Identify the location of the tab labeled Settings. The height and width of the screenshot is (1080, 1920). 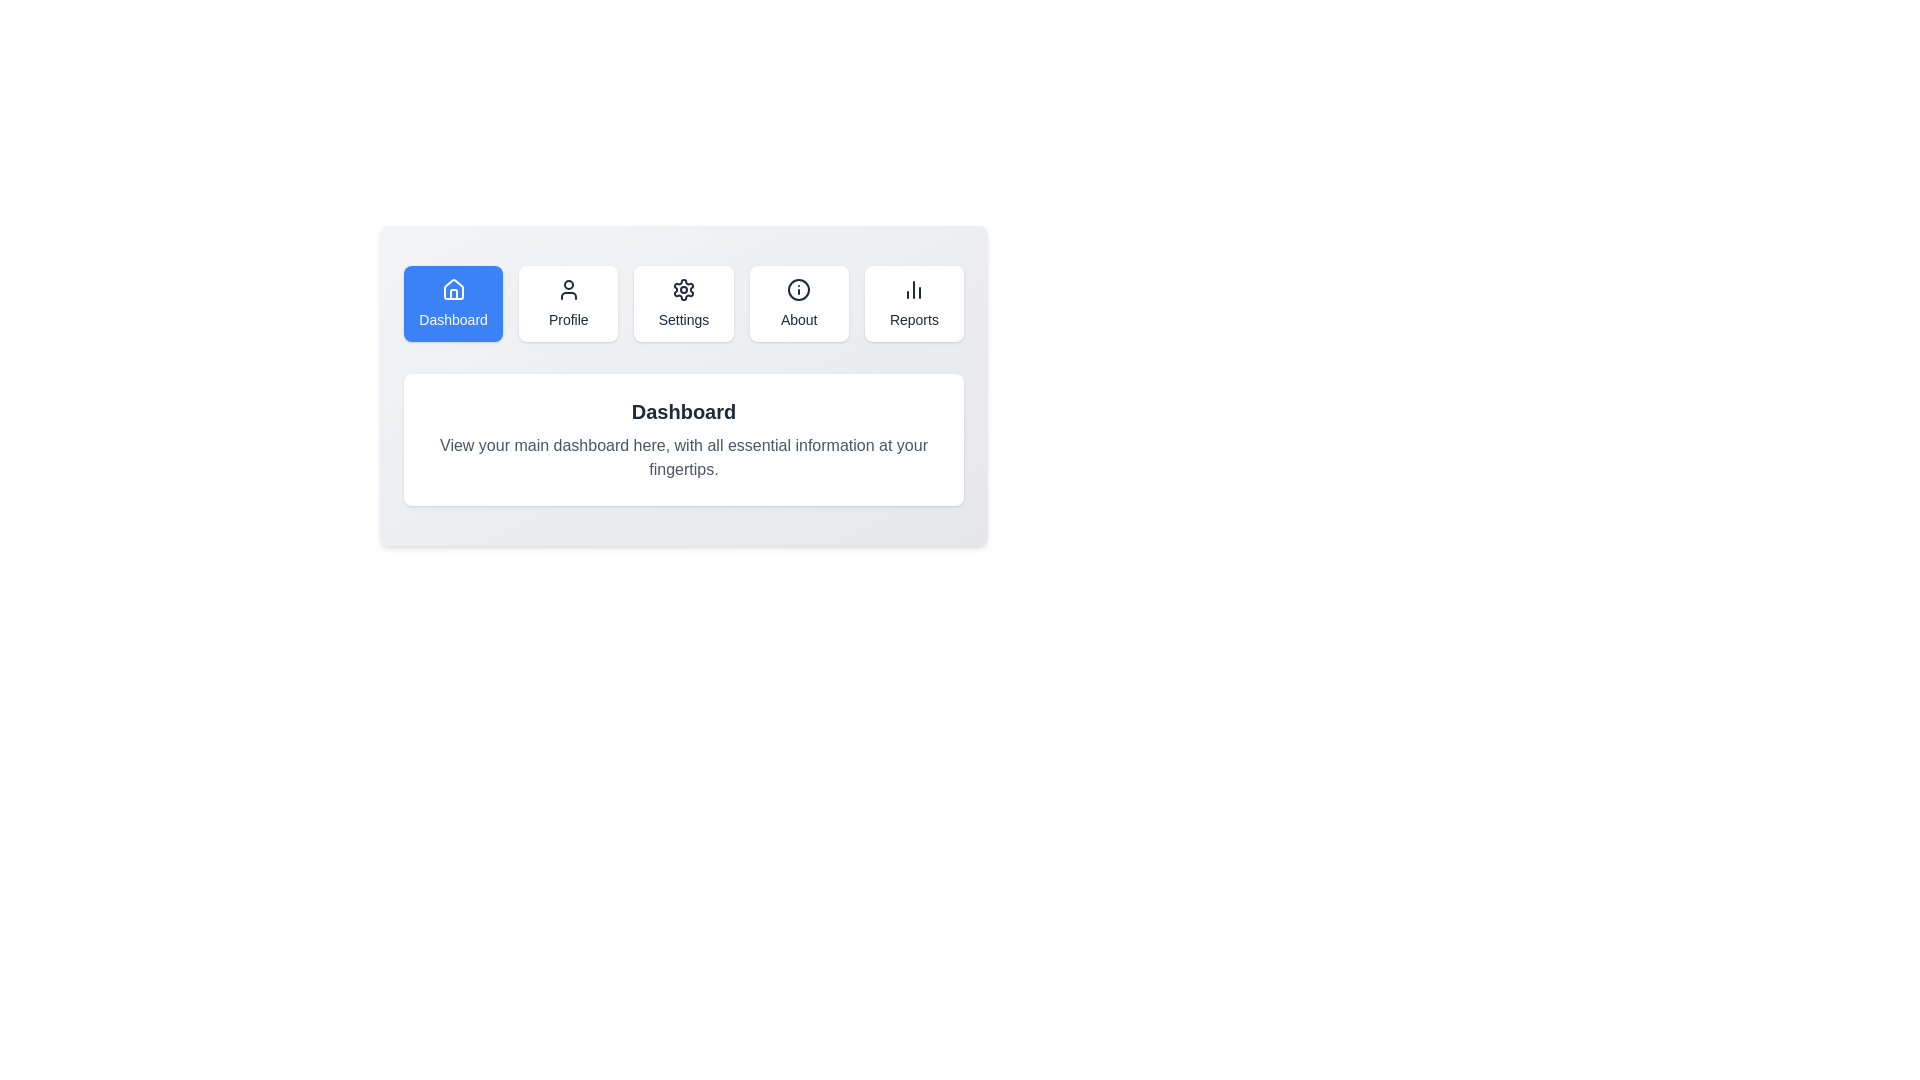
(683, 304).